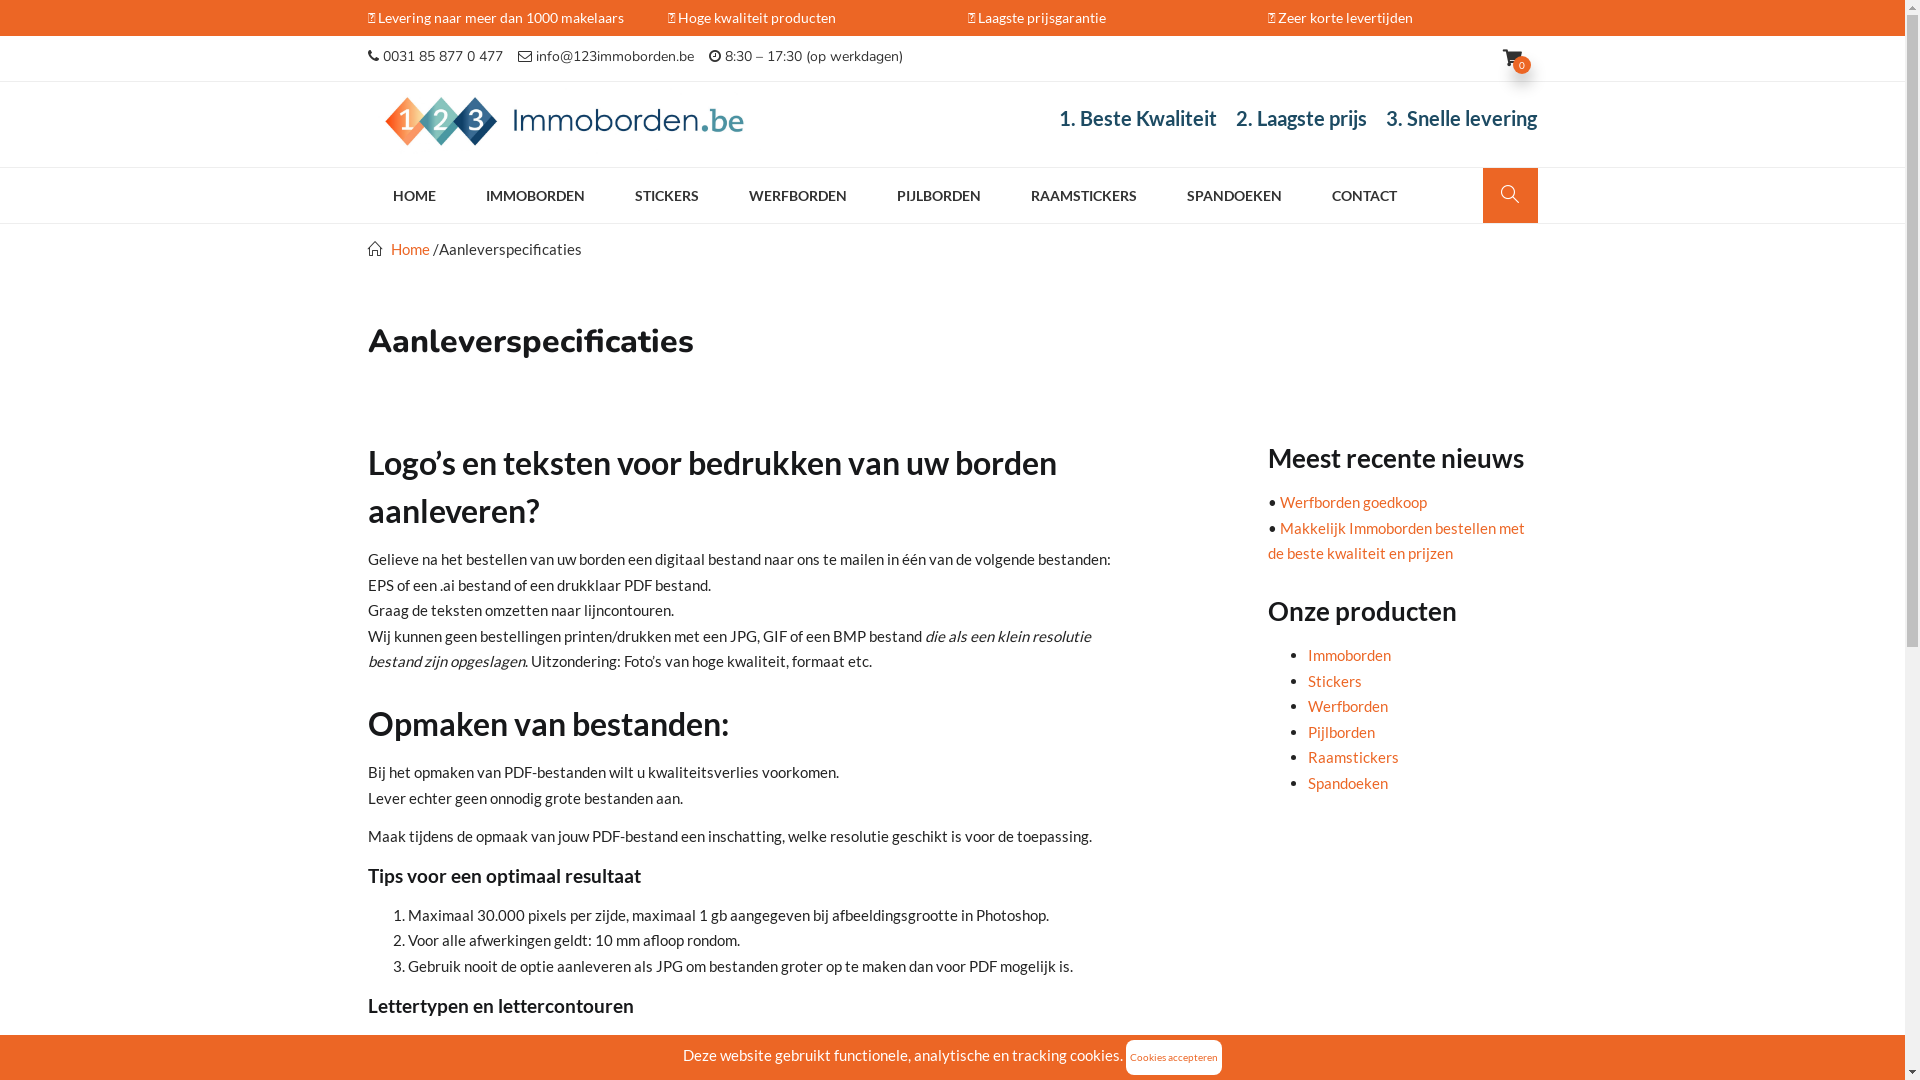  I want to click on 'CONTACT', so click(1362, 195).